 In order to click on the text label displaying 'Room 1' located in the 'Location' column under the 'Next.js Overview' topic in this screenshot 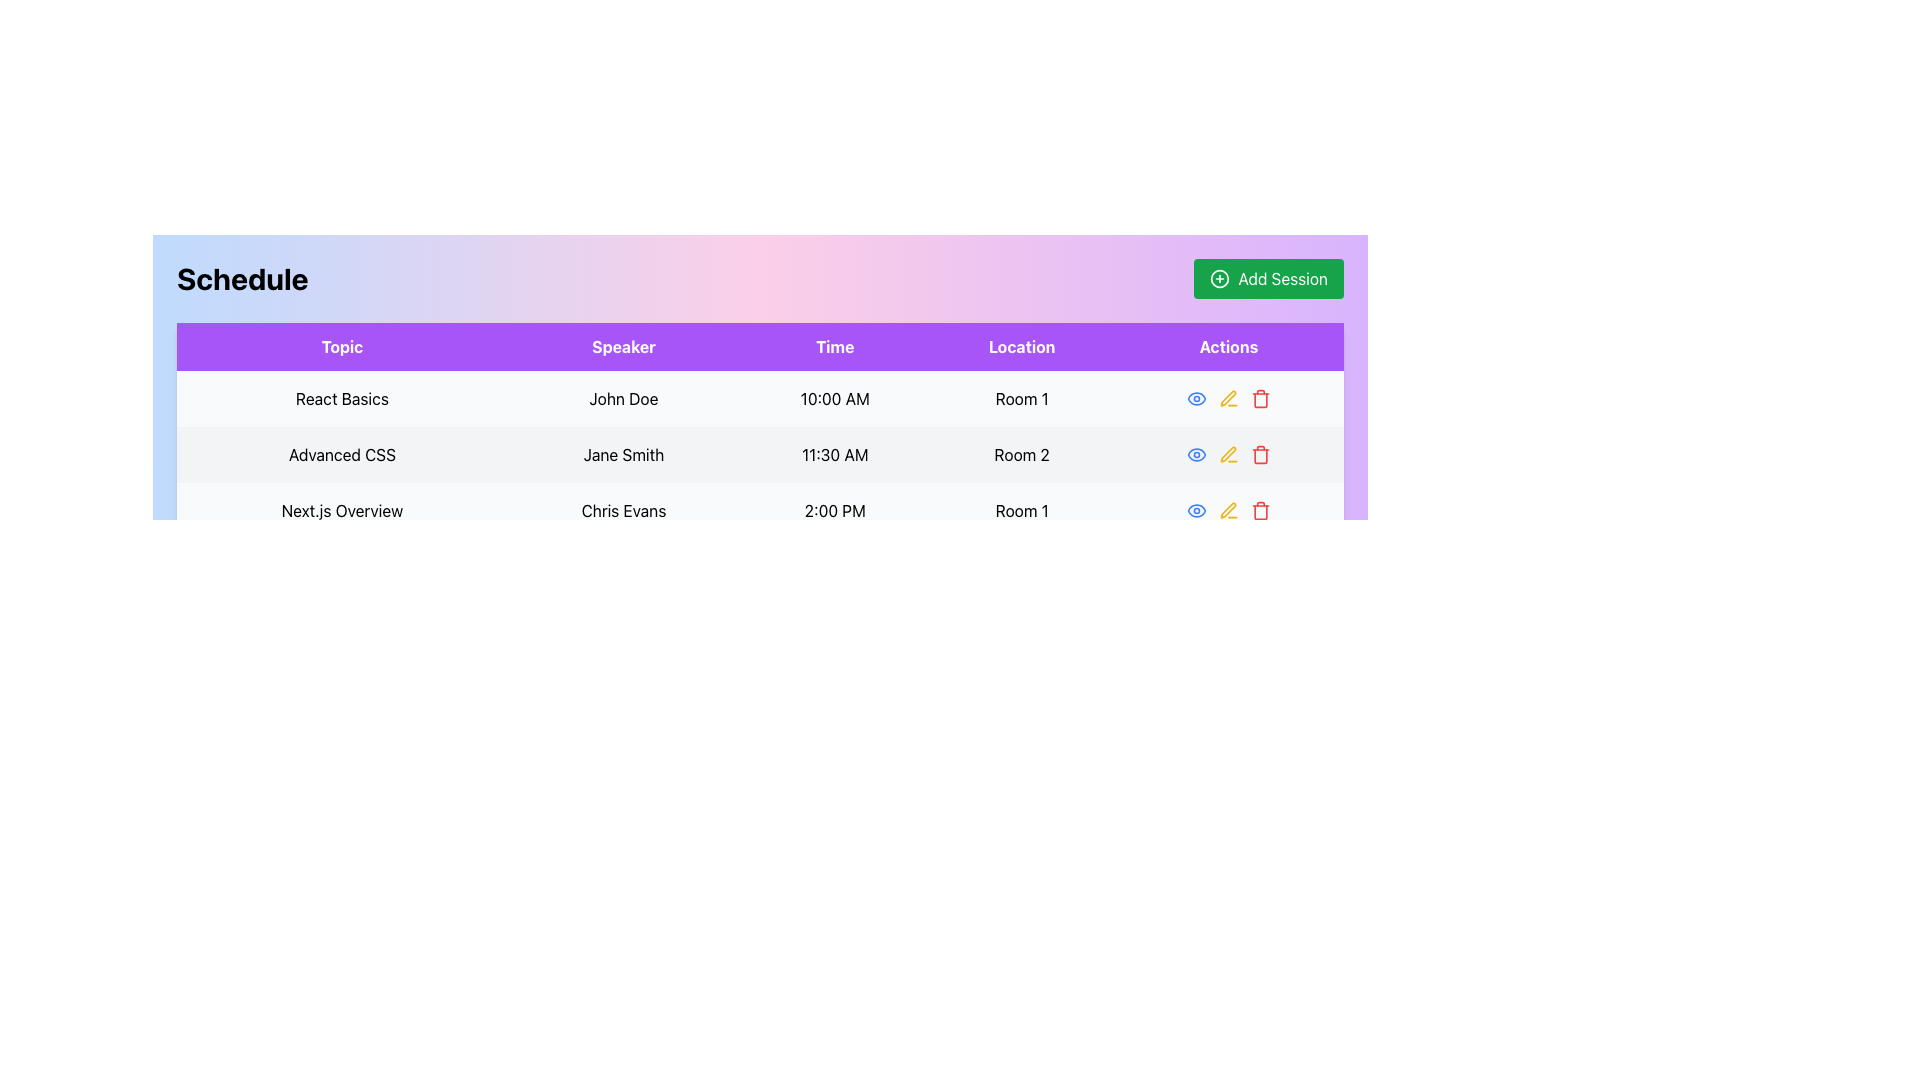, I will do `click(1022, 509)`.